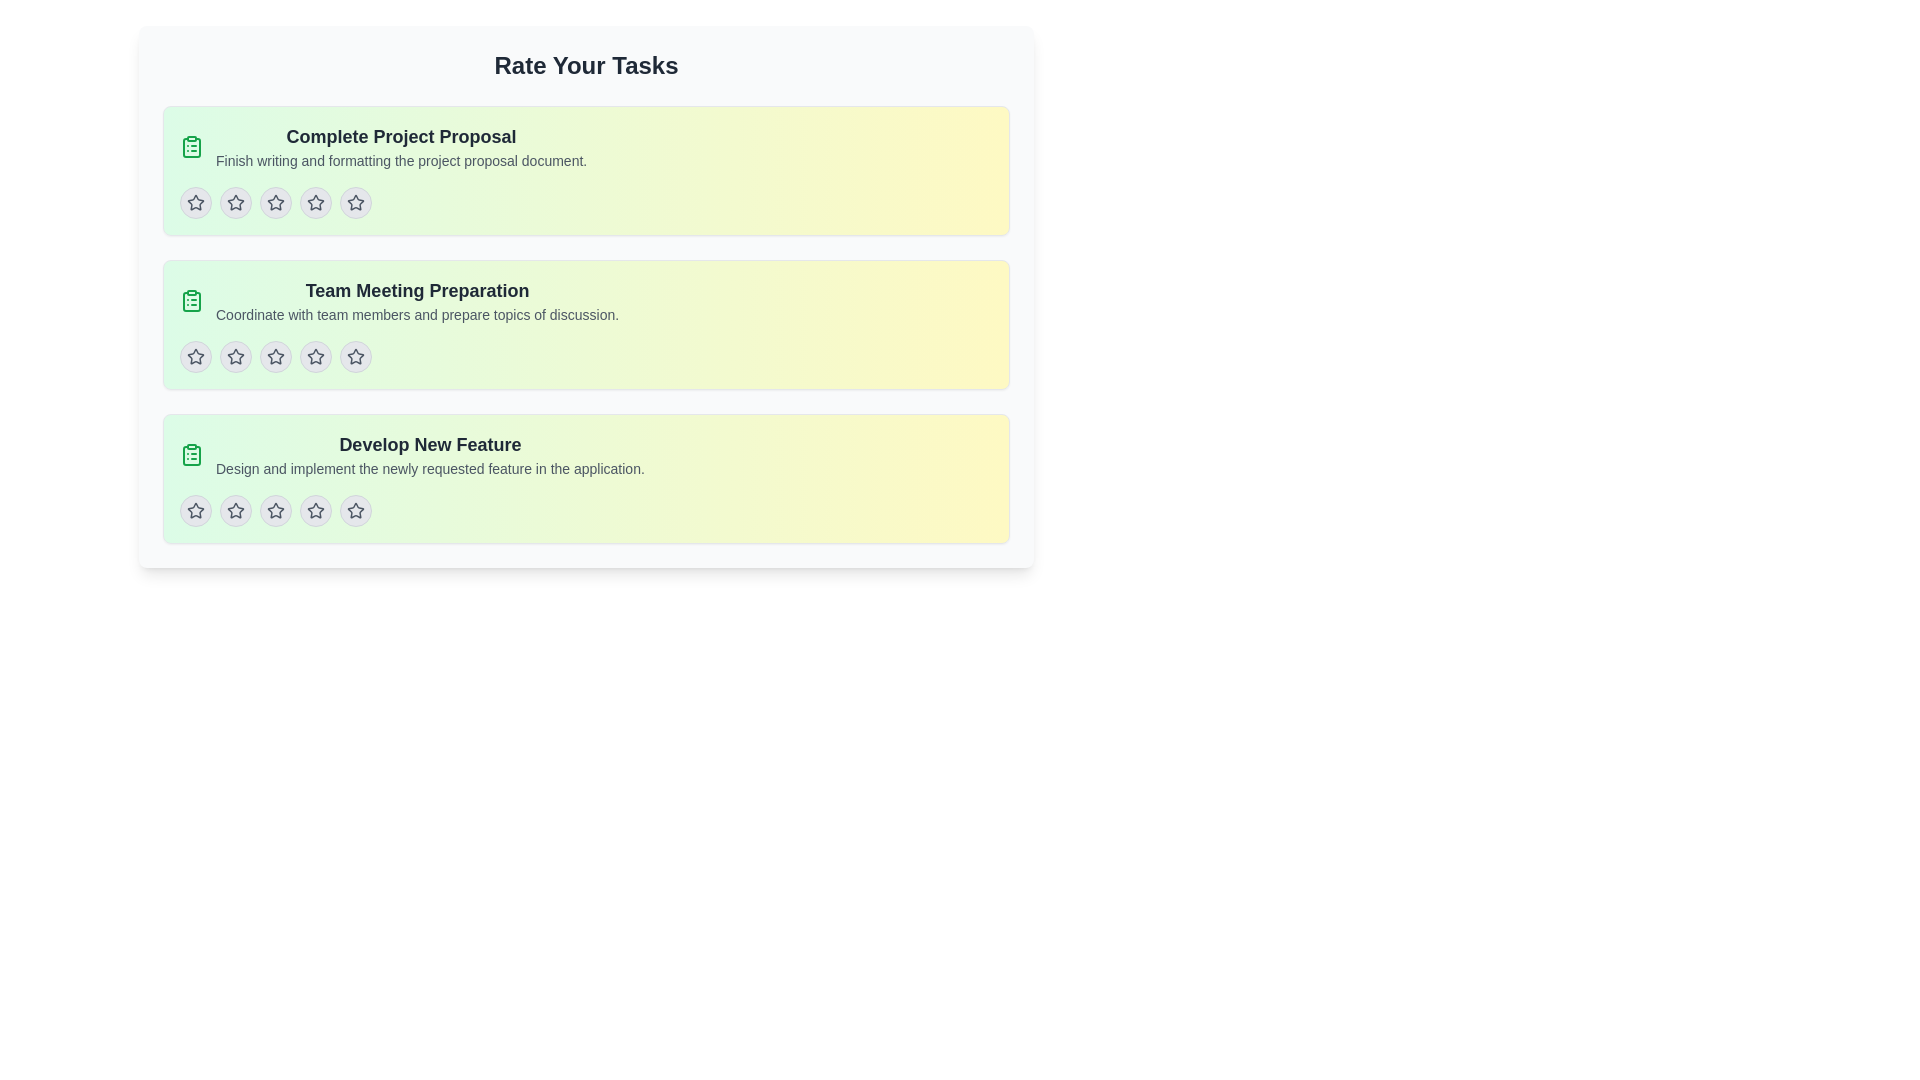 The width and height of the screenshot is (1920, 1080). Describe the element at coordinates (235, 509) in the screenshot. I see `the second star icon in the rating control section of the 'Develop New Feature' task` at that location.